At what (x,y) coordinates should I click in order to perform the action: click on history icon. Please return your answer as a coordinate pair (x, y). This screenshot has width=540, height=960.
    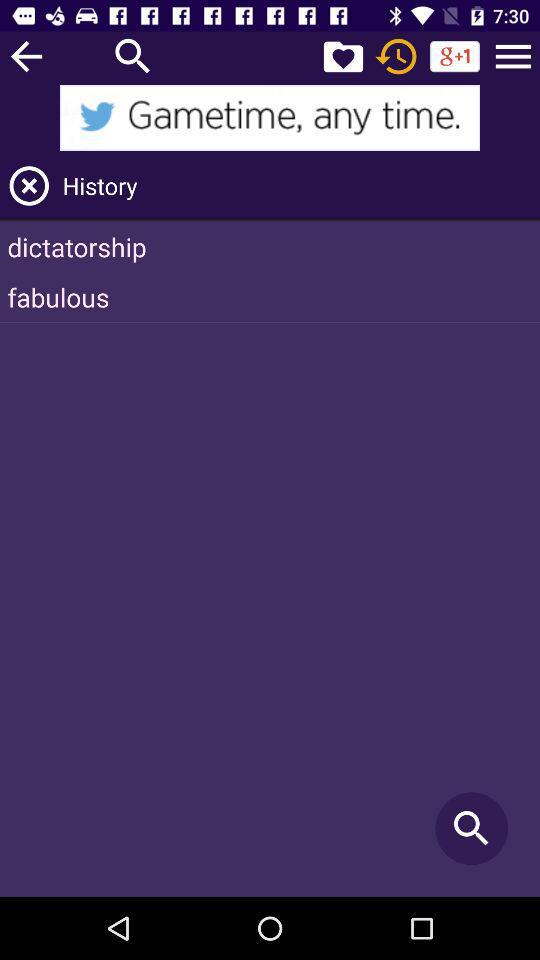
    Looking at the image, I should click on (297, 185).